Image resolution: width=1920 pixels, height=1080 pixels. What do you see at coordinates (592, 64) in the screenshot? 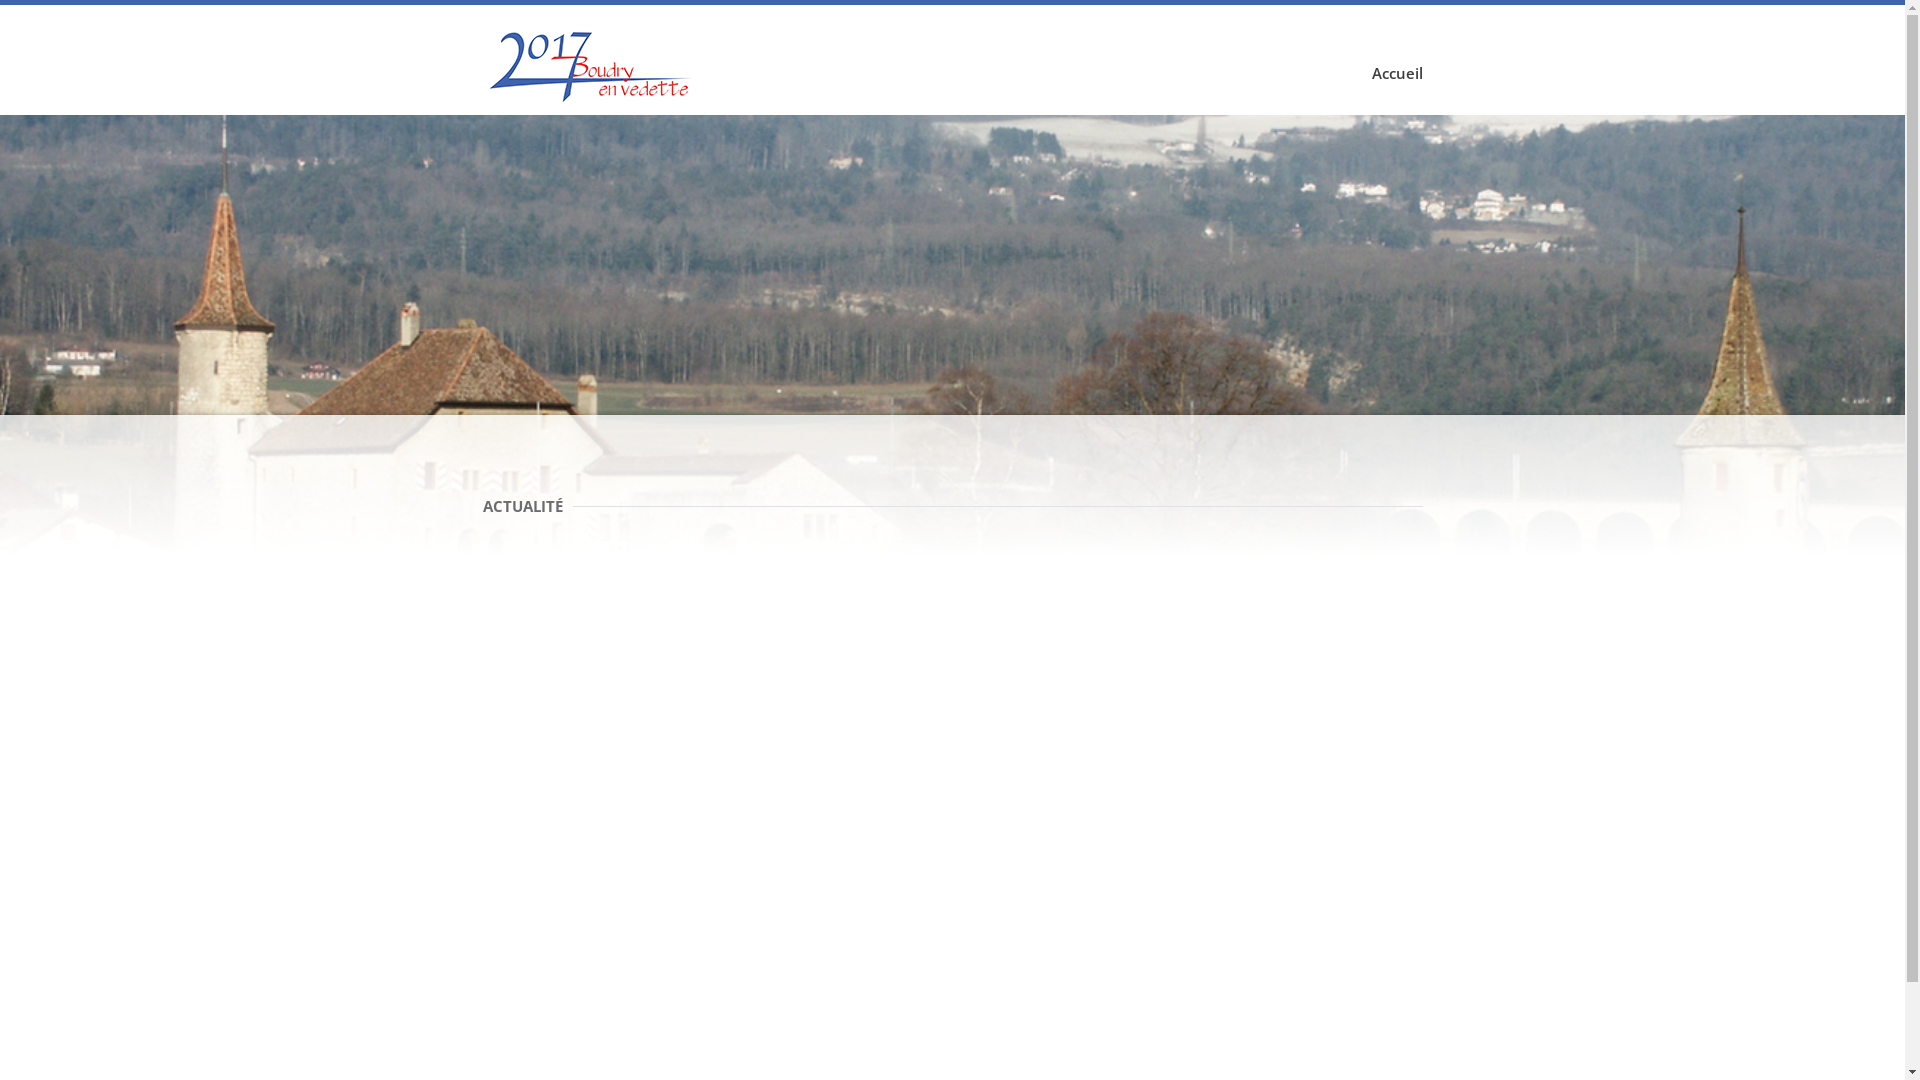
I see `'2017 Boudry'` at bounding box center [592, 64].